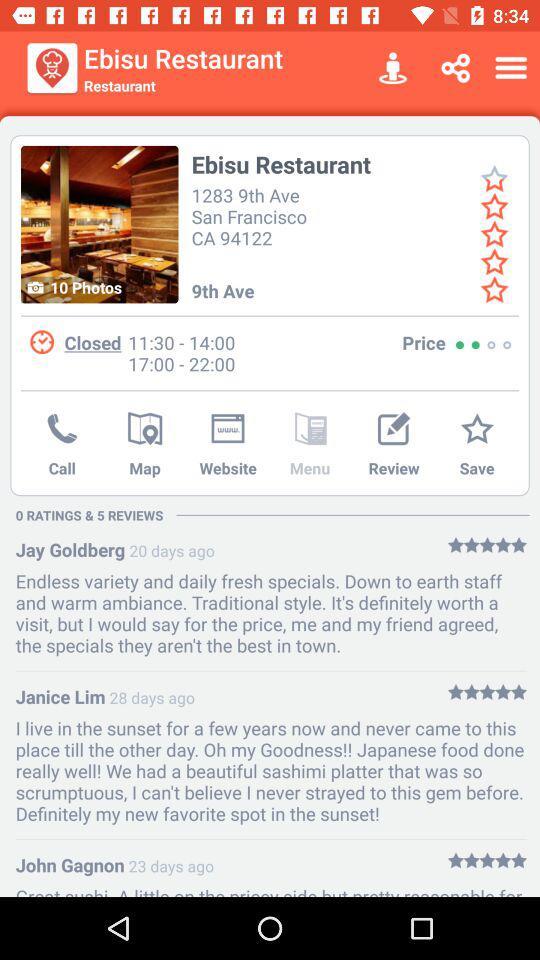 This screenshot has width=540, height=960. Describe the element at coordinates (252, 215) in the screenshot. I see `the 1283 9th ave icon` at that location.